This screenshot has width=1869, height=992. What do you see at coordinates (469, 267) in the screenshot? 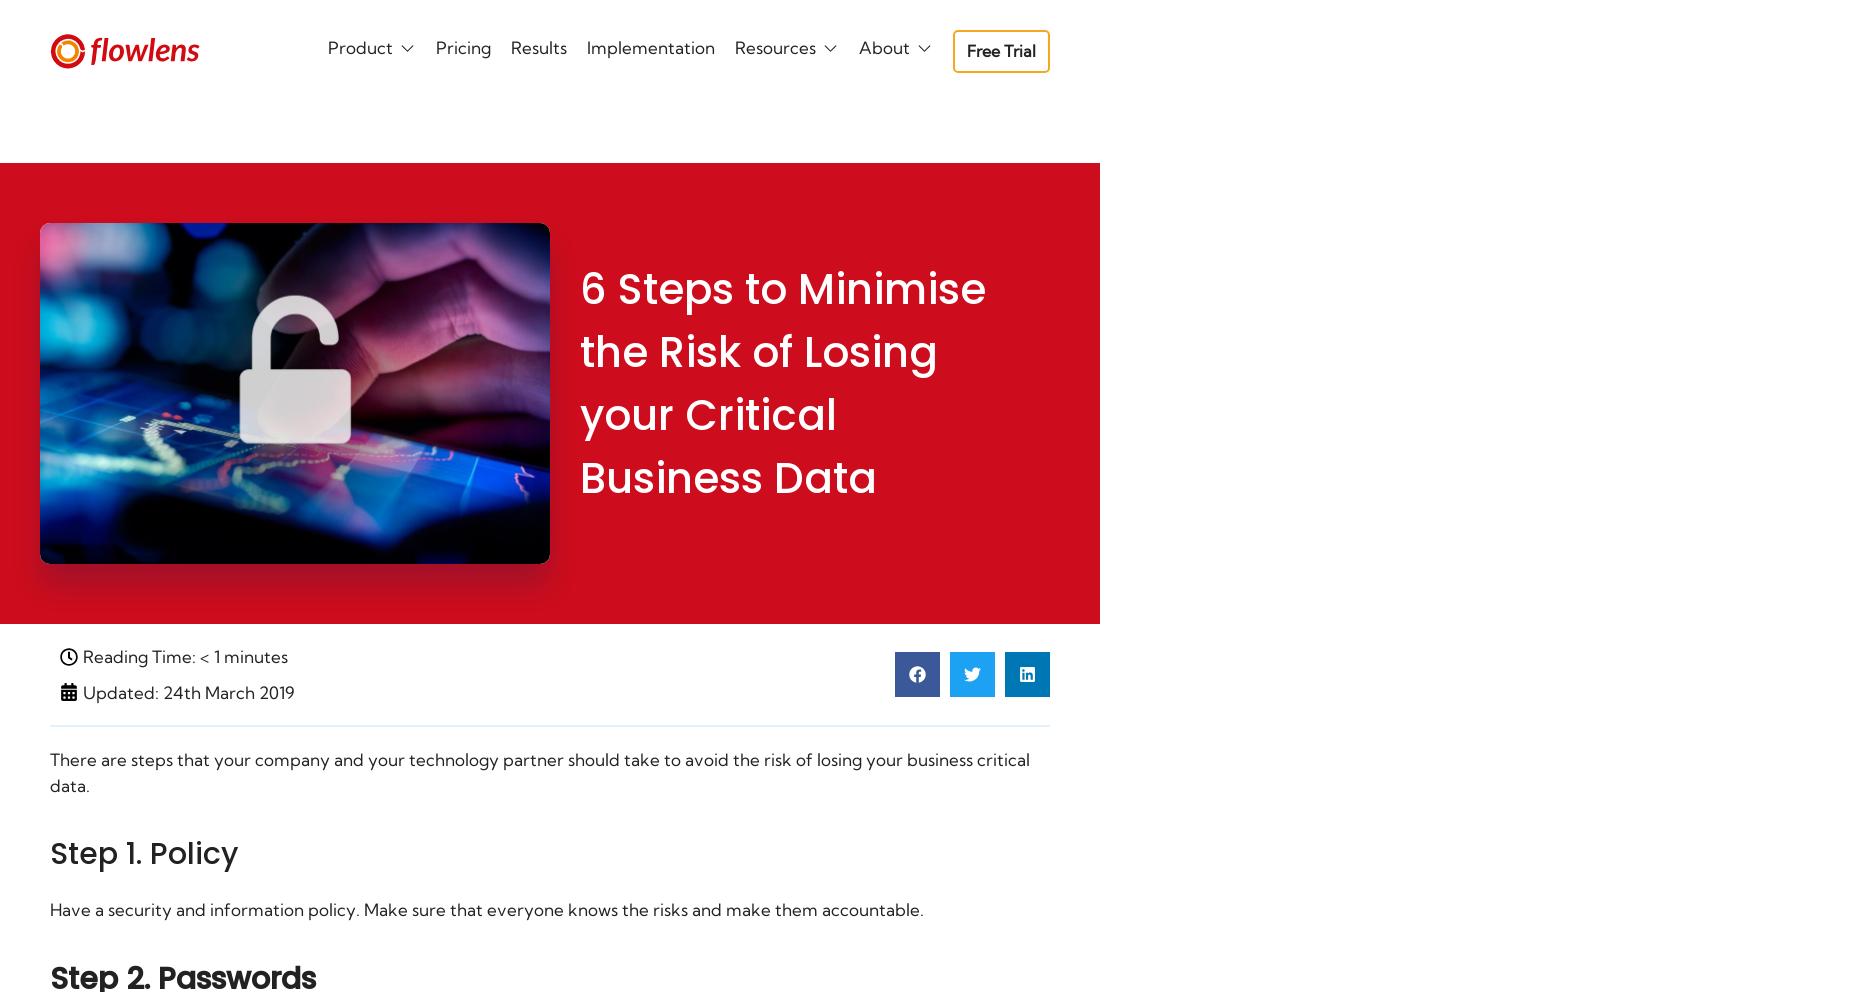
I see `'Knowledge Base'` at bounding box center [469, 267].